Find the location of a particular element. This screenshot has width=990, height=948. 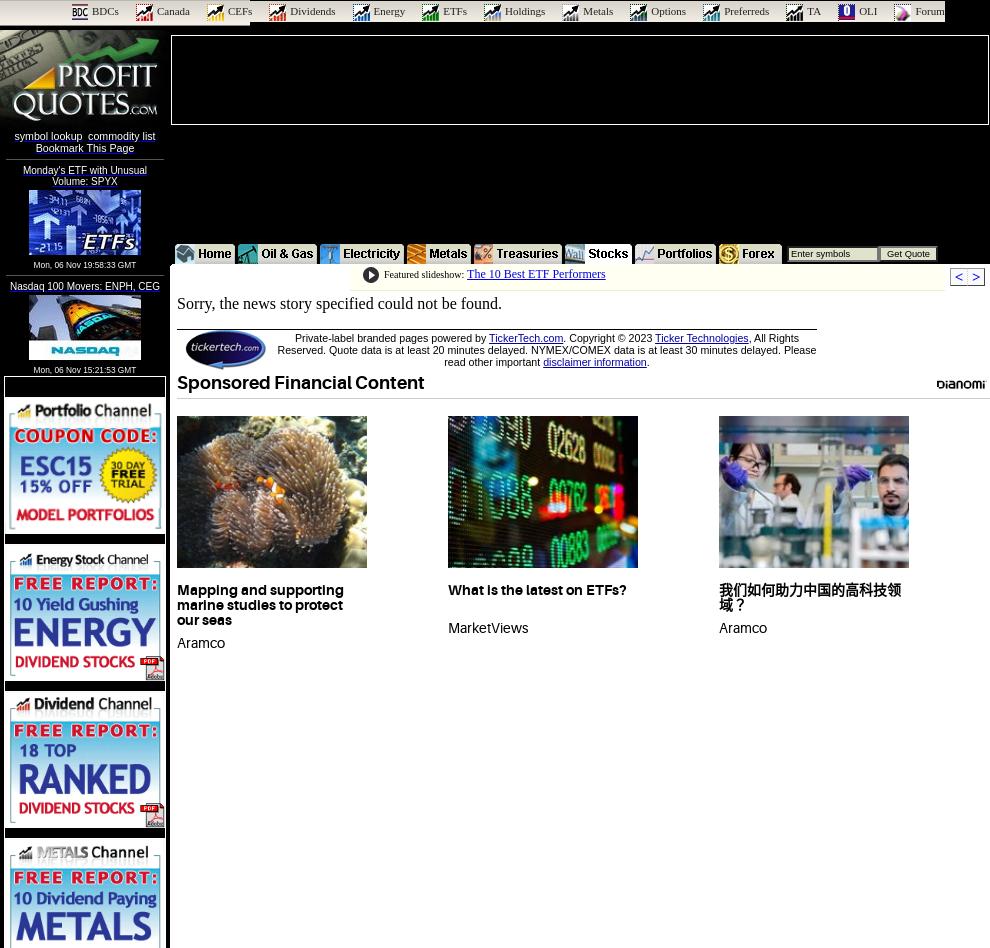

'.' is located at coordinates (647, 361).